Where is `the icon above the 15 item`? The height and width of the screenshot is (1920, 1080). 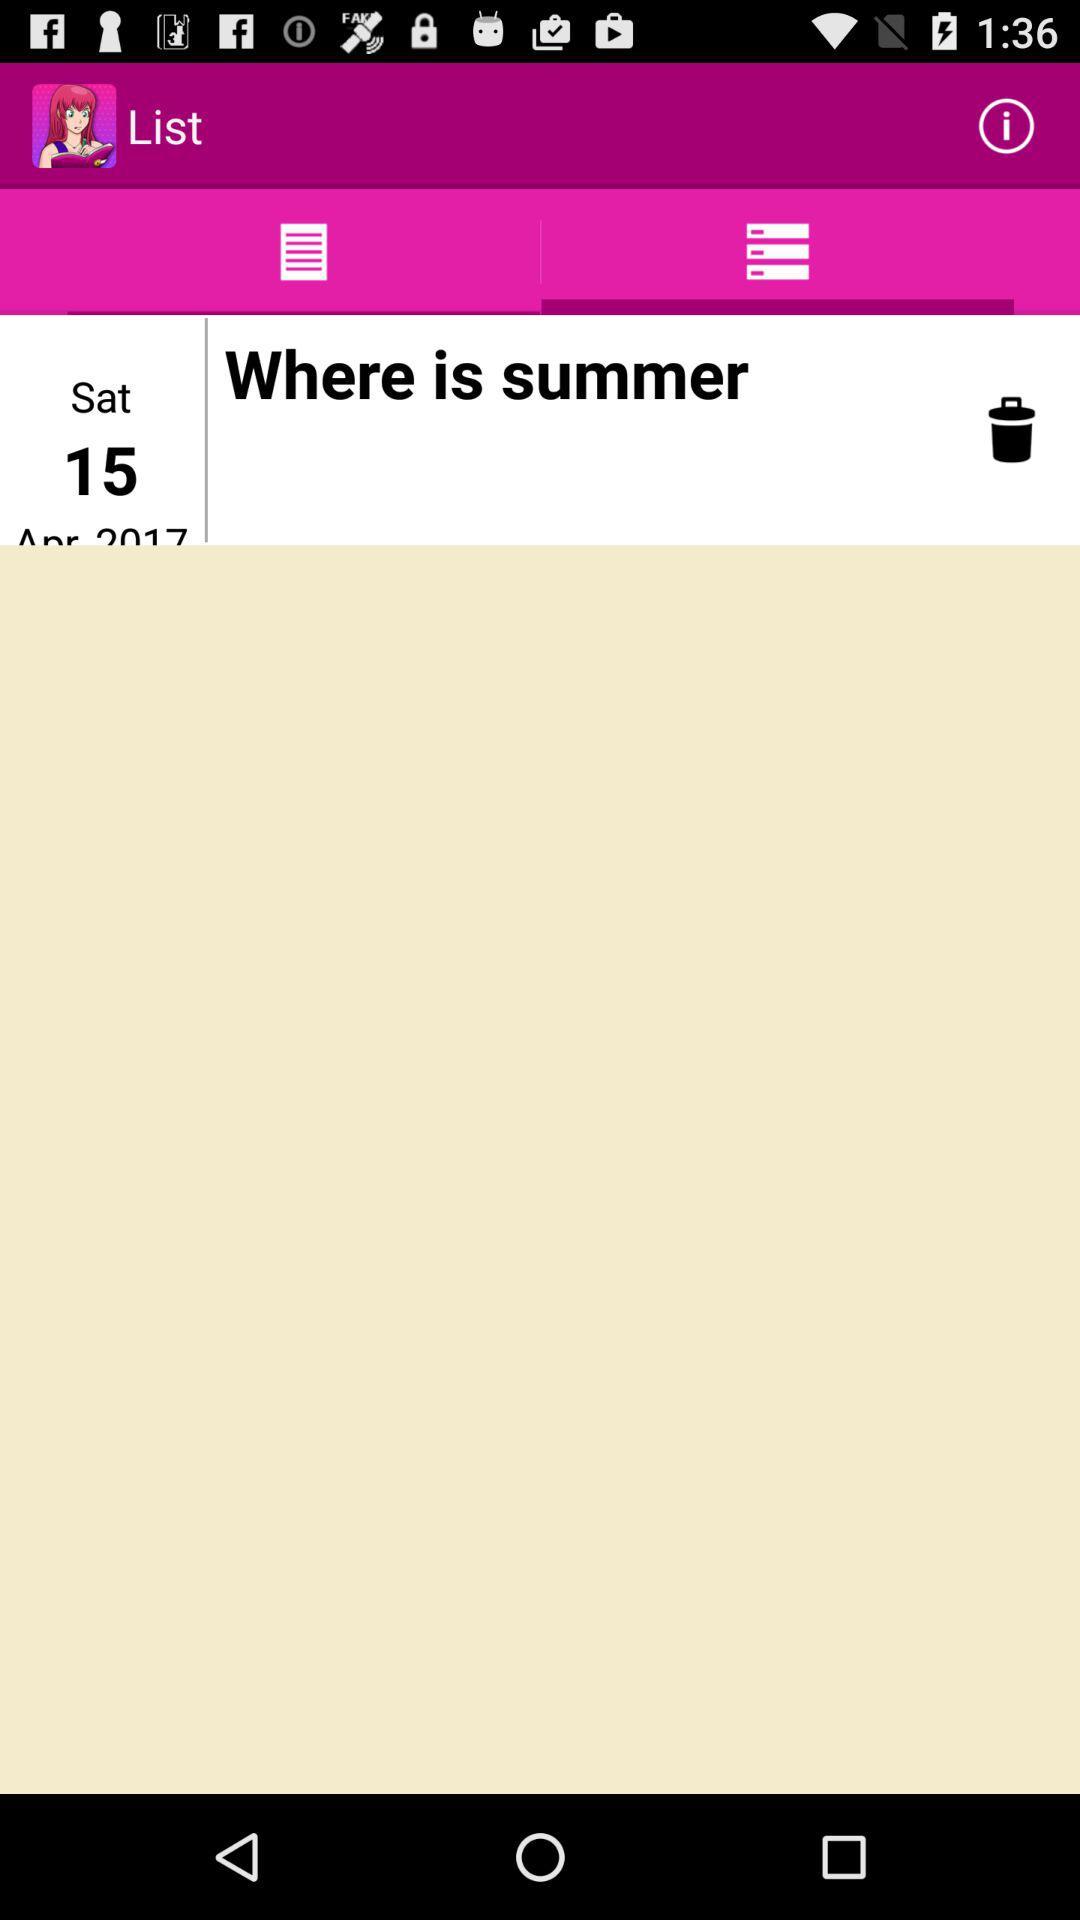
the icon above the 15 item is located at coordinates (100, 395).